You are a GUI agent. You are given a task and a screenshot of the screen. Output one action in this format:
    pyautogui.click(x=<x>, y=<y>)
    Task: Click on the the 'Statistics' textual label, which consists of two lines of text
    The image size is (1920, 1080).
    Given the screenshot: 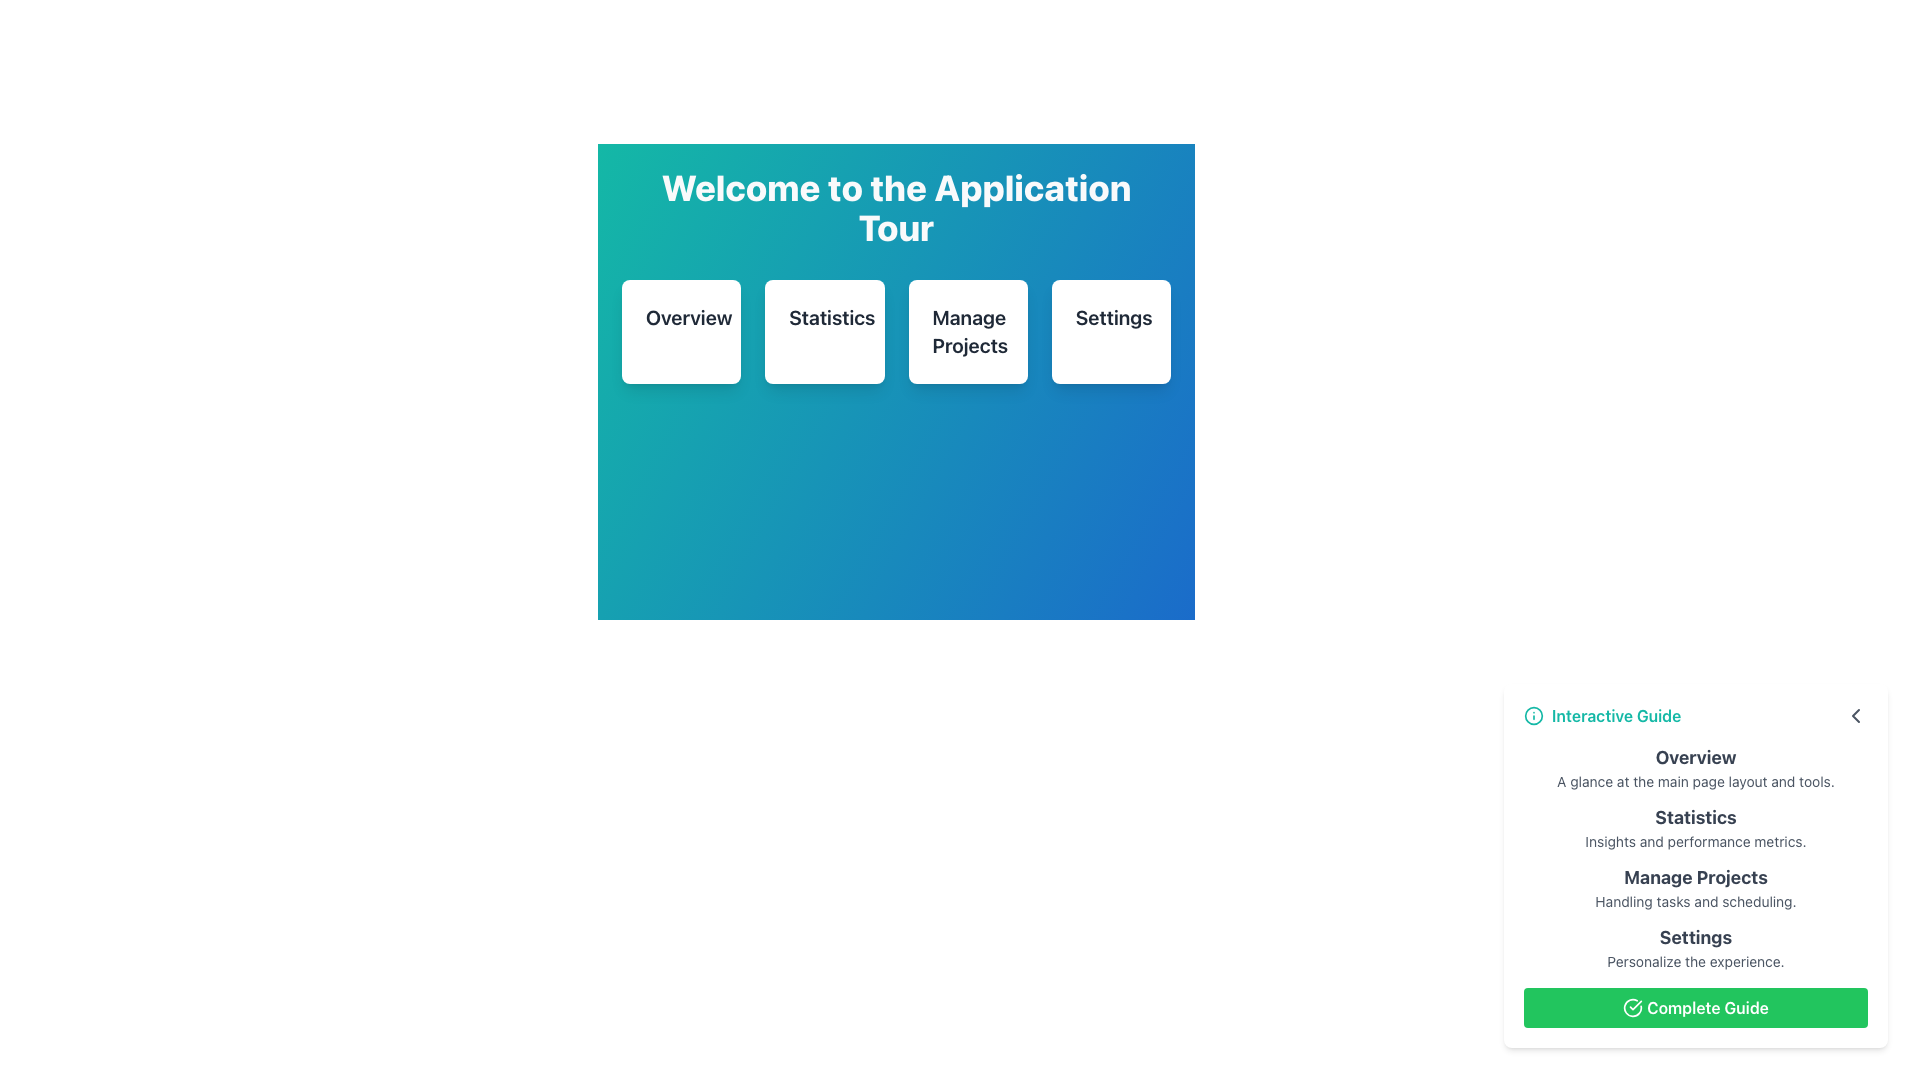 What is the action you would take?
    pyautogui.click(x=1694, y=828)
    